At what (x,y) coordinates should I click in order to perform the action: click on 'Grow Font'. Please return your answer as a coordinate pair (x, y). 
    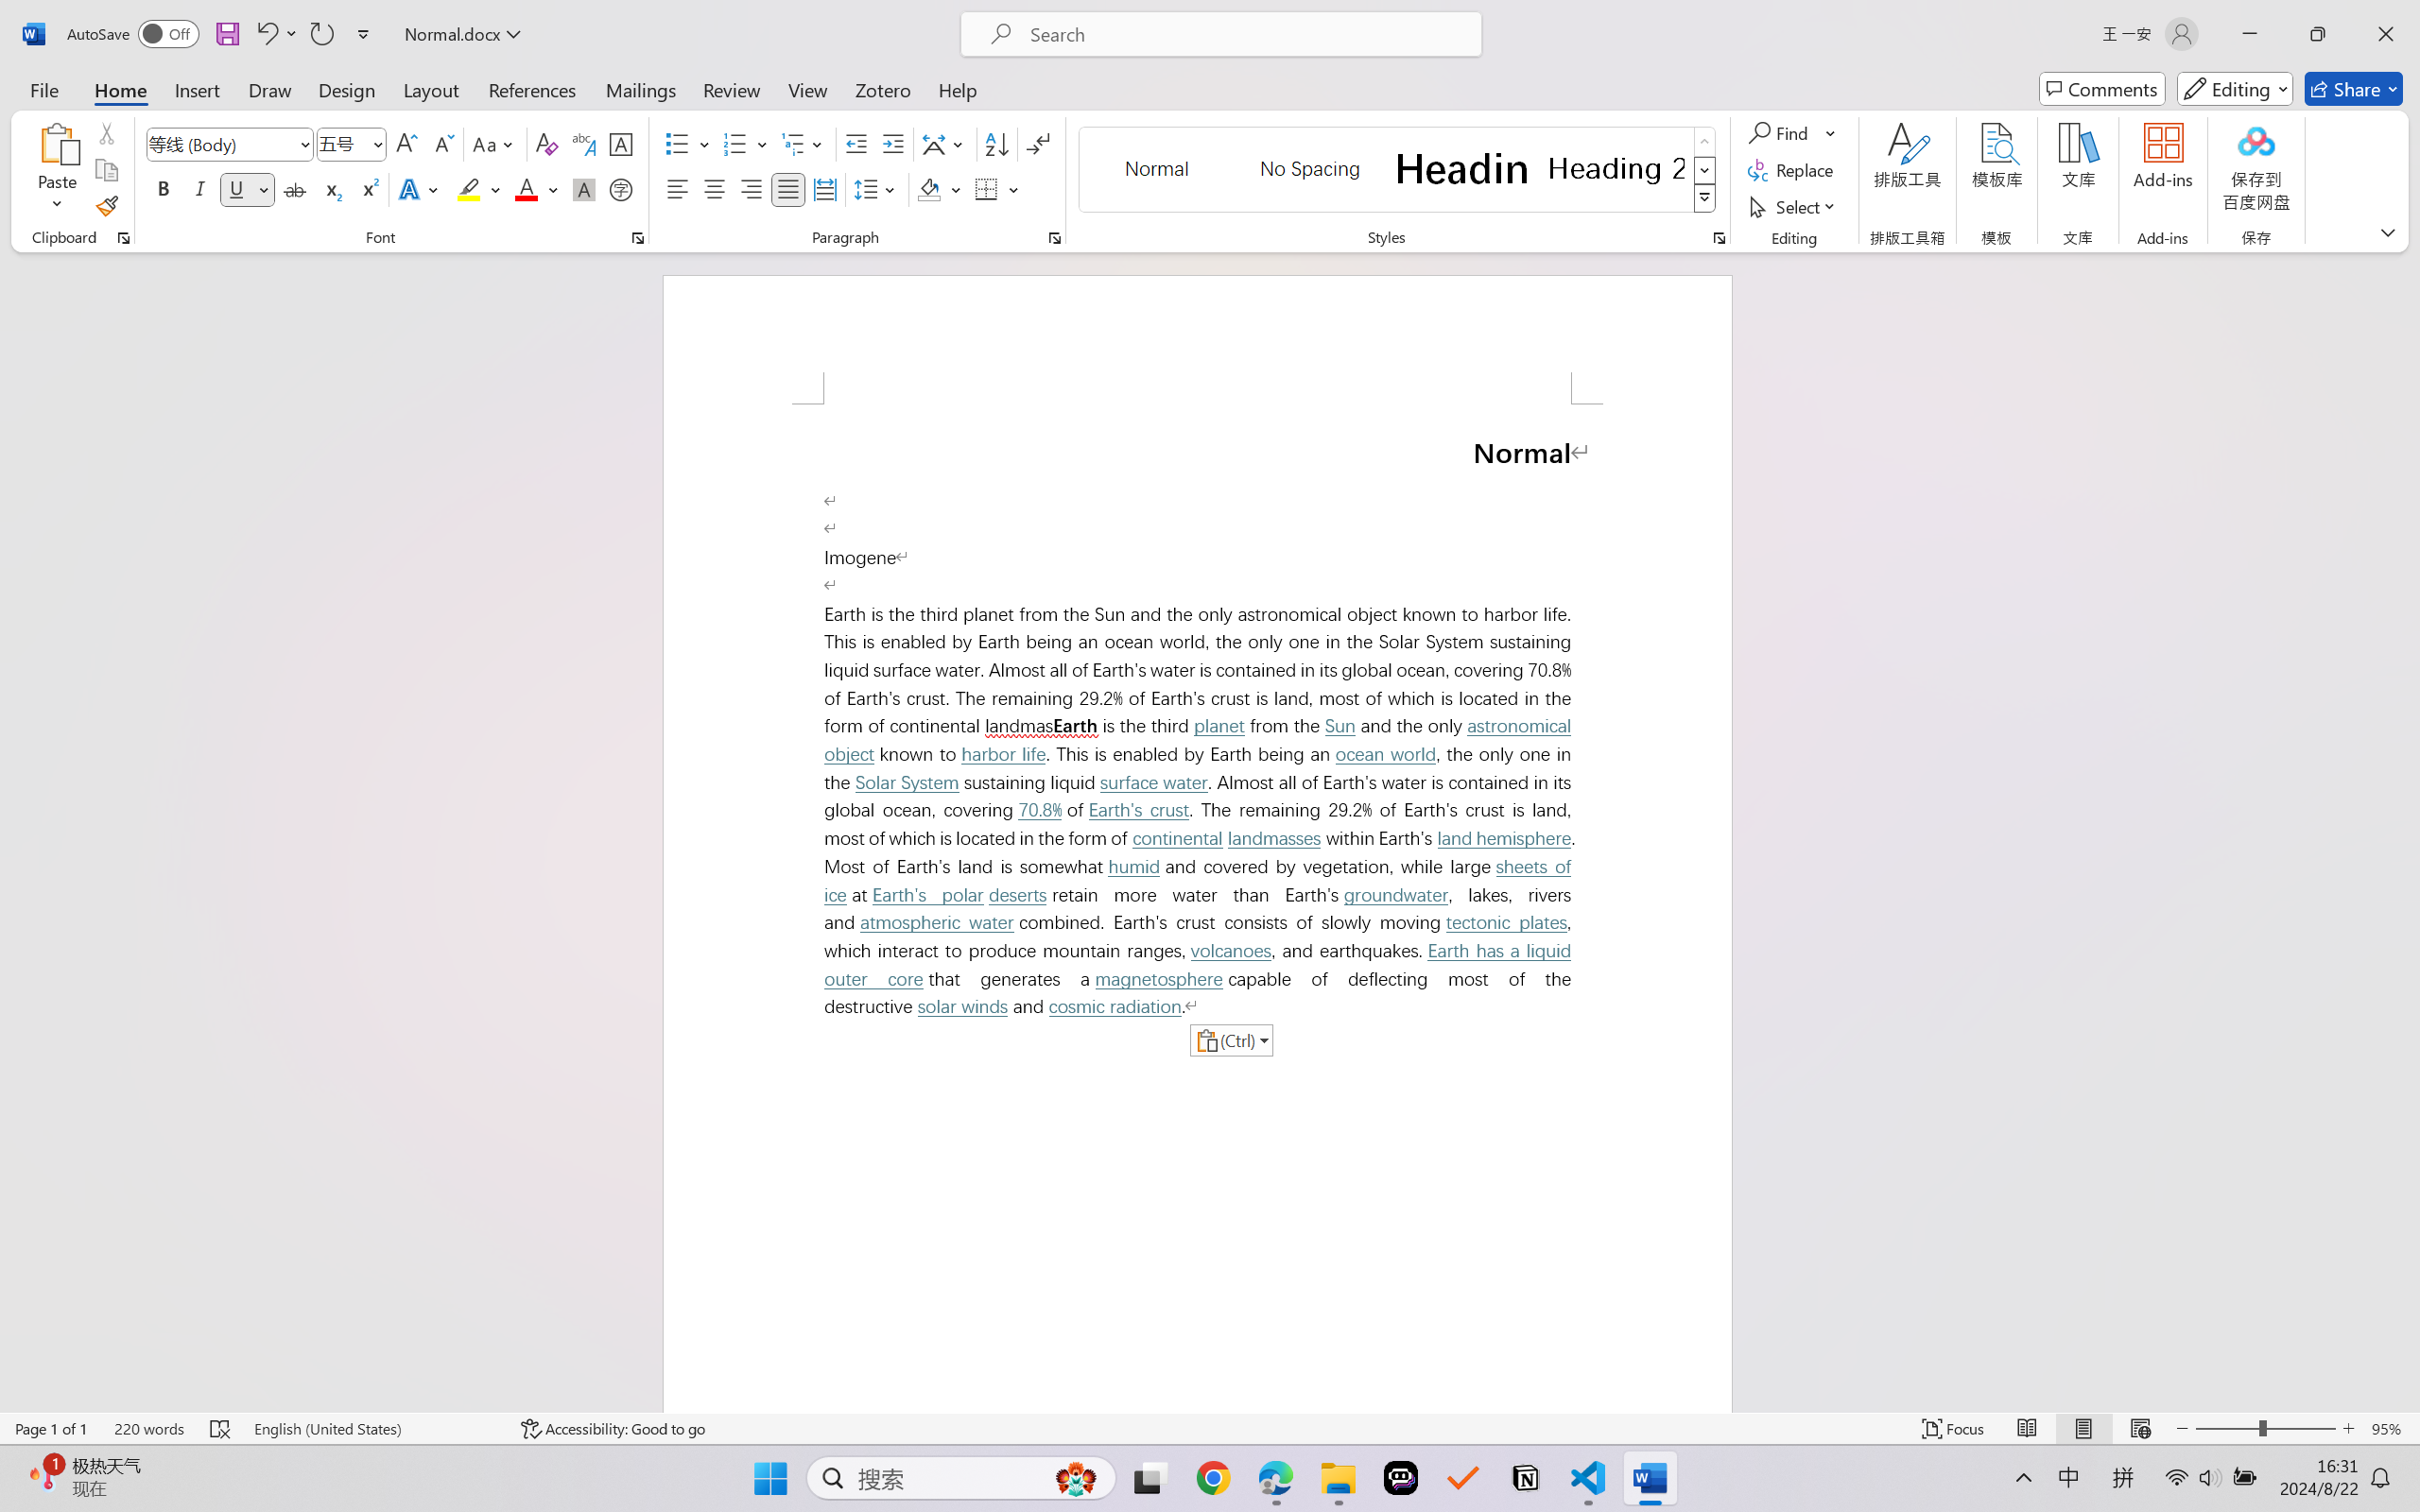
    Looking at the image, I should click on (406, 144).